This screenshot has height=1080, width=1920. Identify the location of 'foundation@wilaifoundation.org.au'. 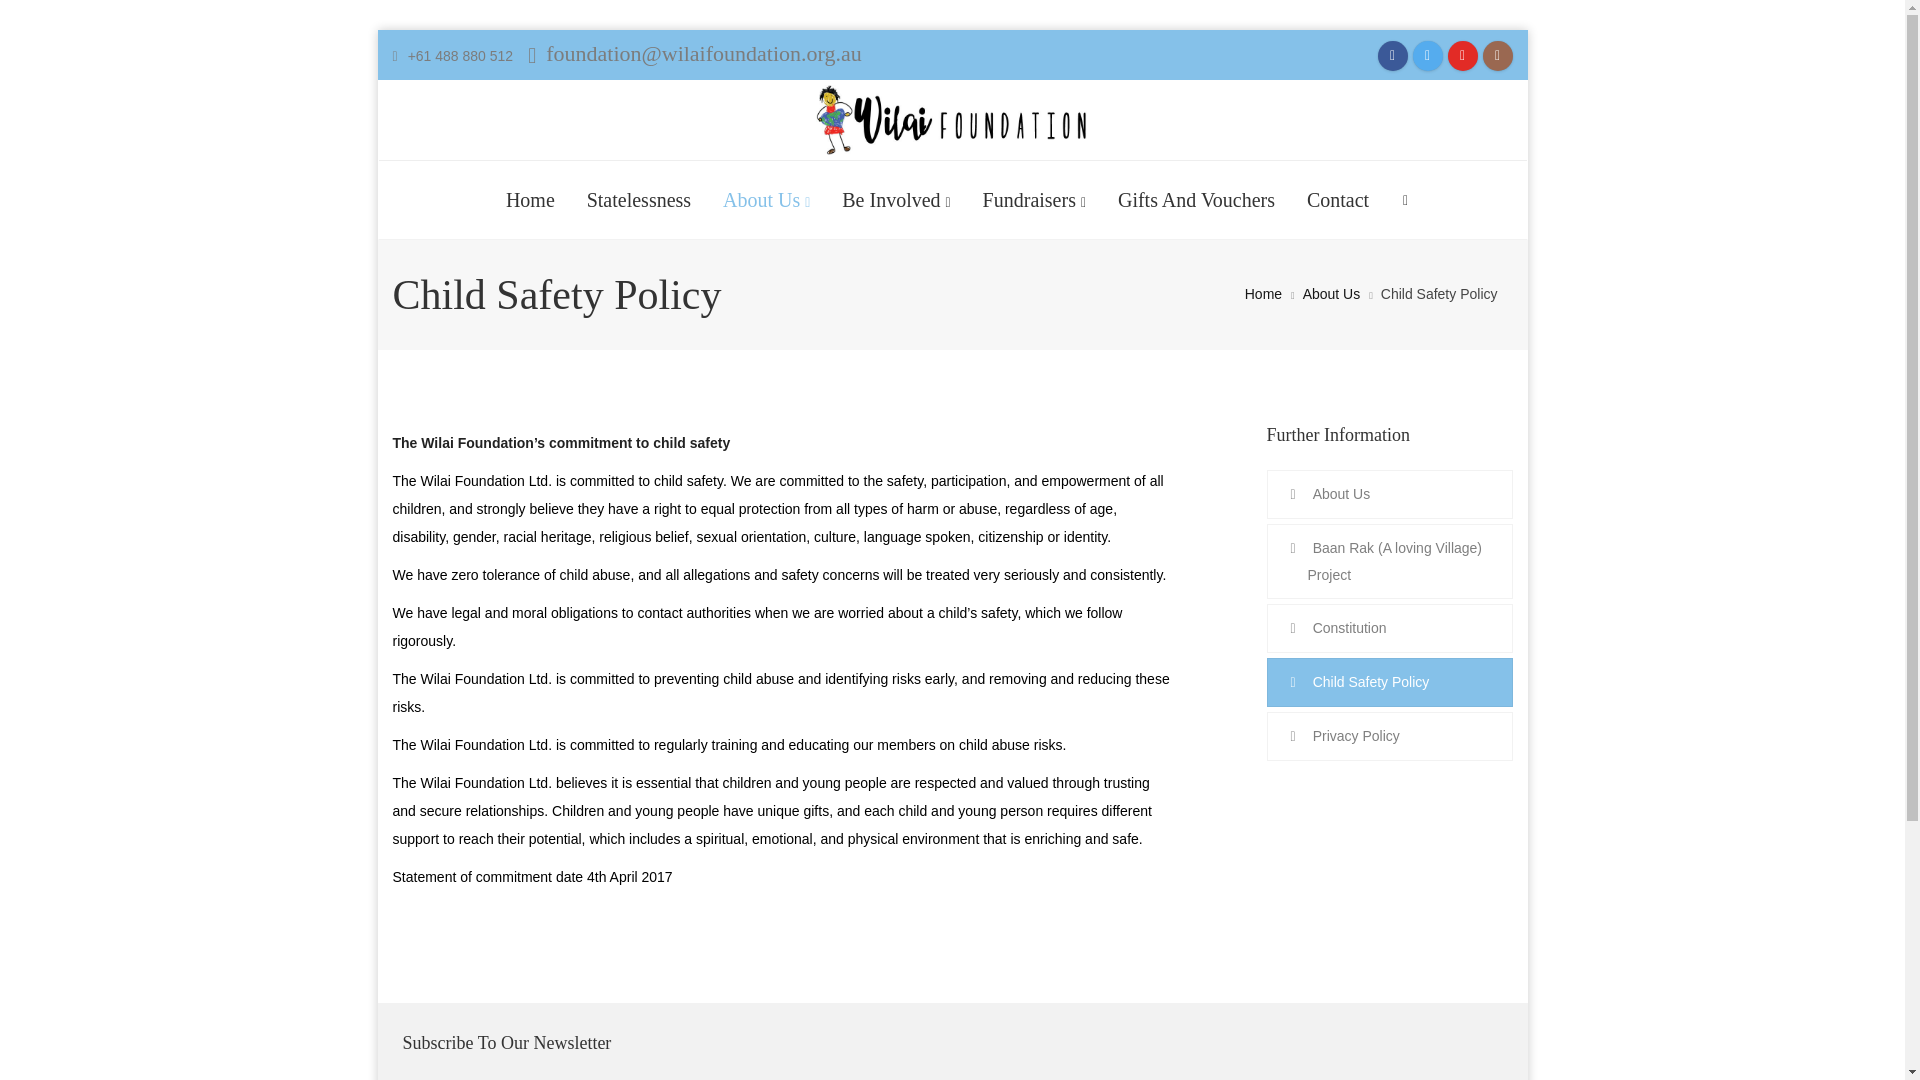
(695, 52).